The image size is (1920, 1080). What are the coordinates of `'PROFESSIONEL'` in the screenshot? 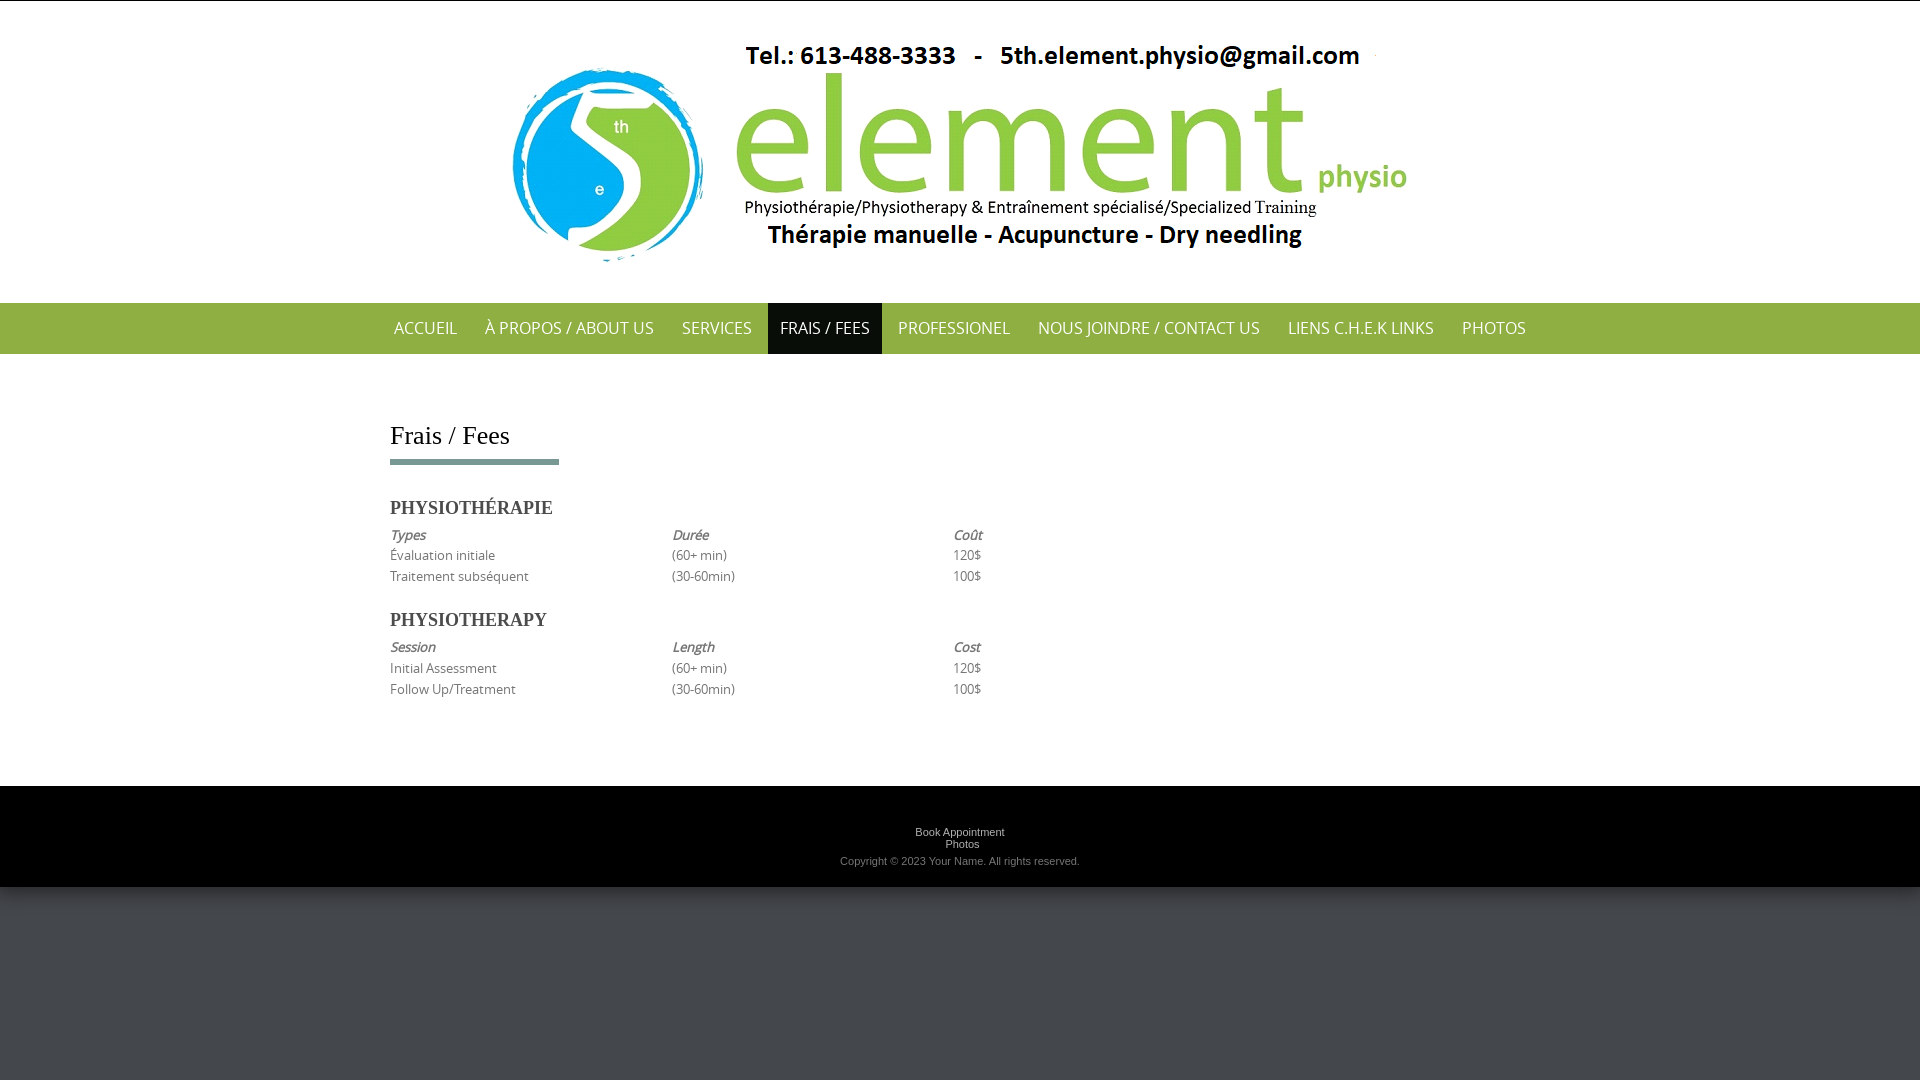 It's located at (885, 327).